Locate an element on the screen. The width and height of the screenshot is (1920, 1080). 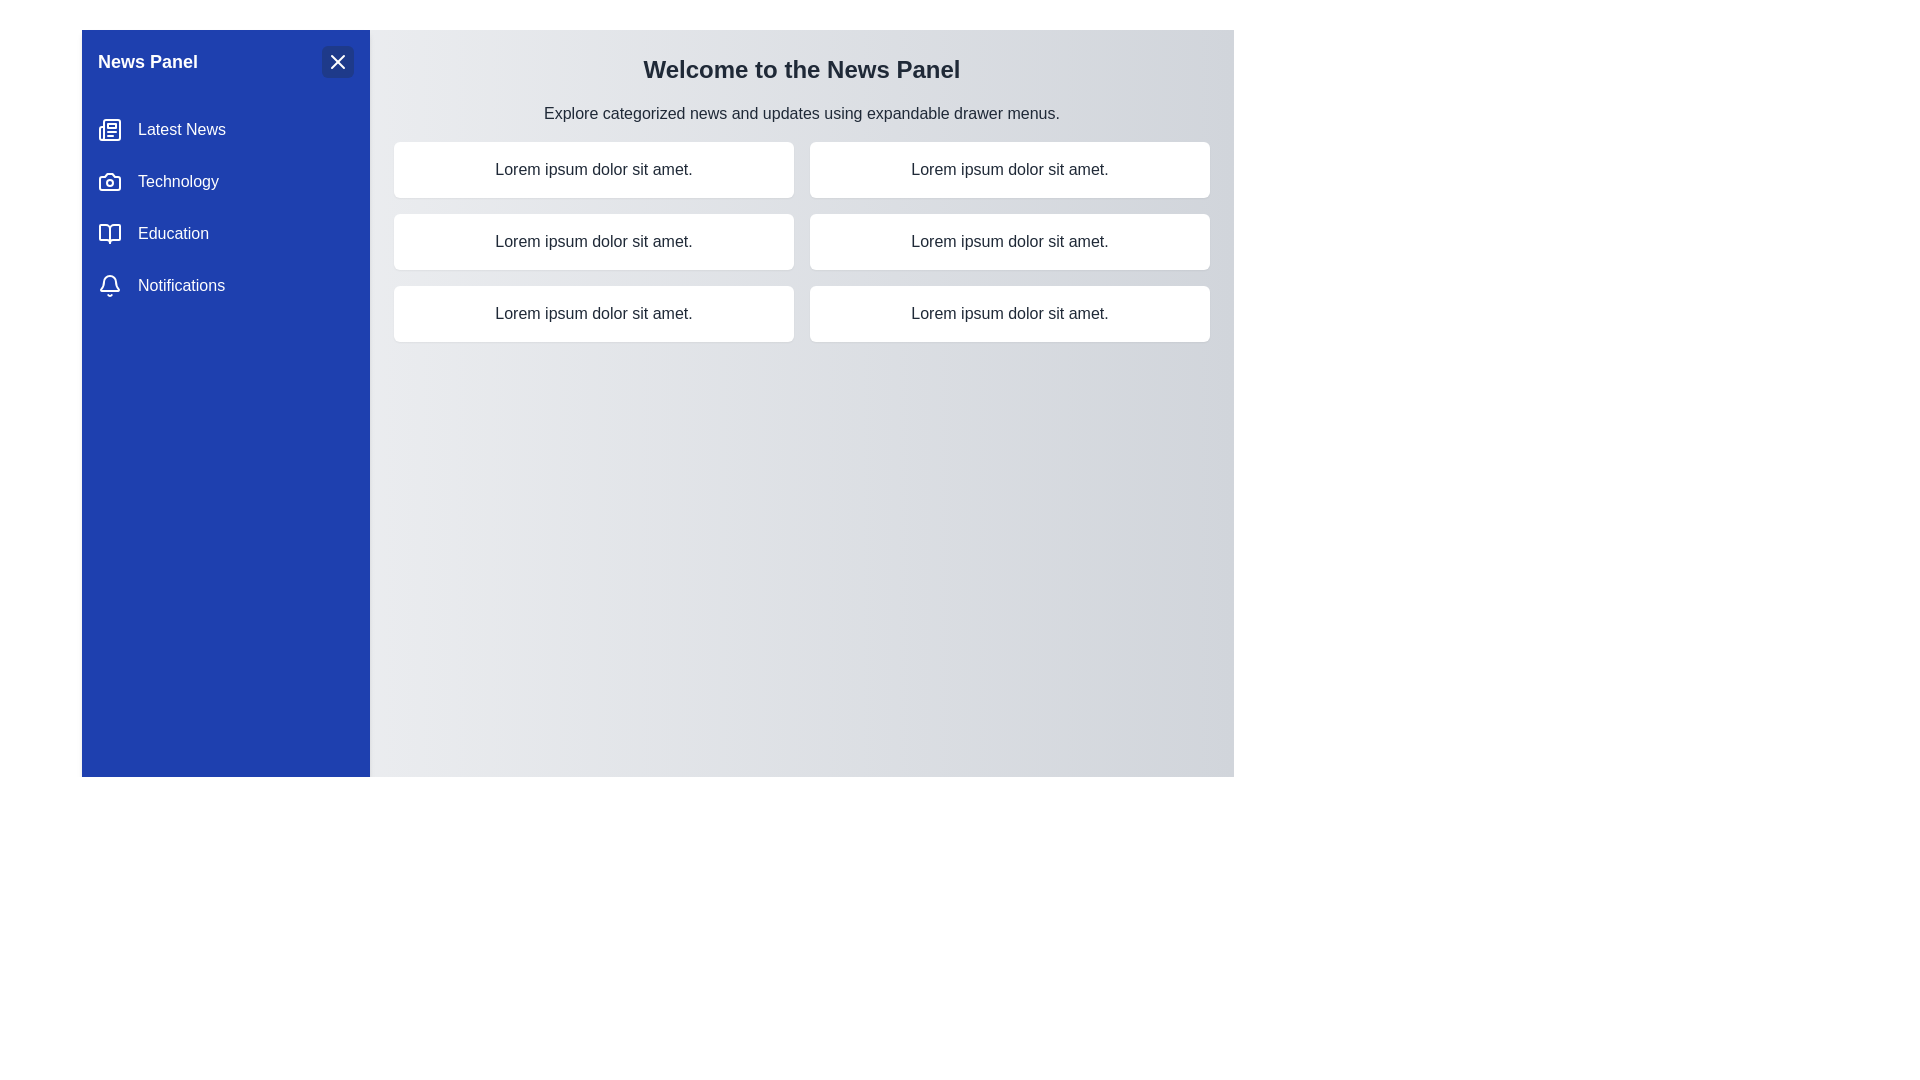
the Latest News category in the drawer menu is located at coordinates (225, 130).